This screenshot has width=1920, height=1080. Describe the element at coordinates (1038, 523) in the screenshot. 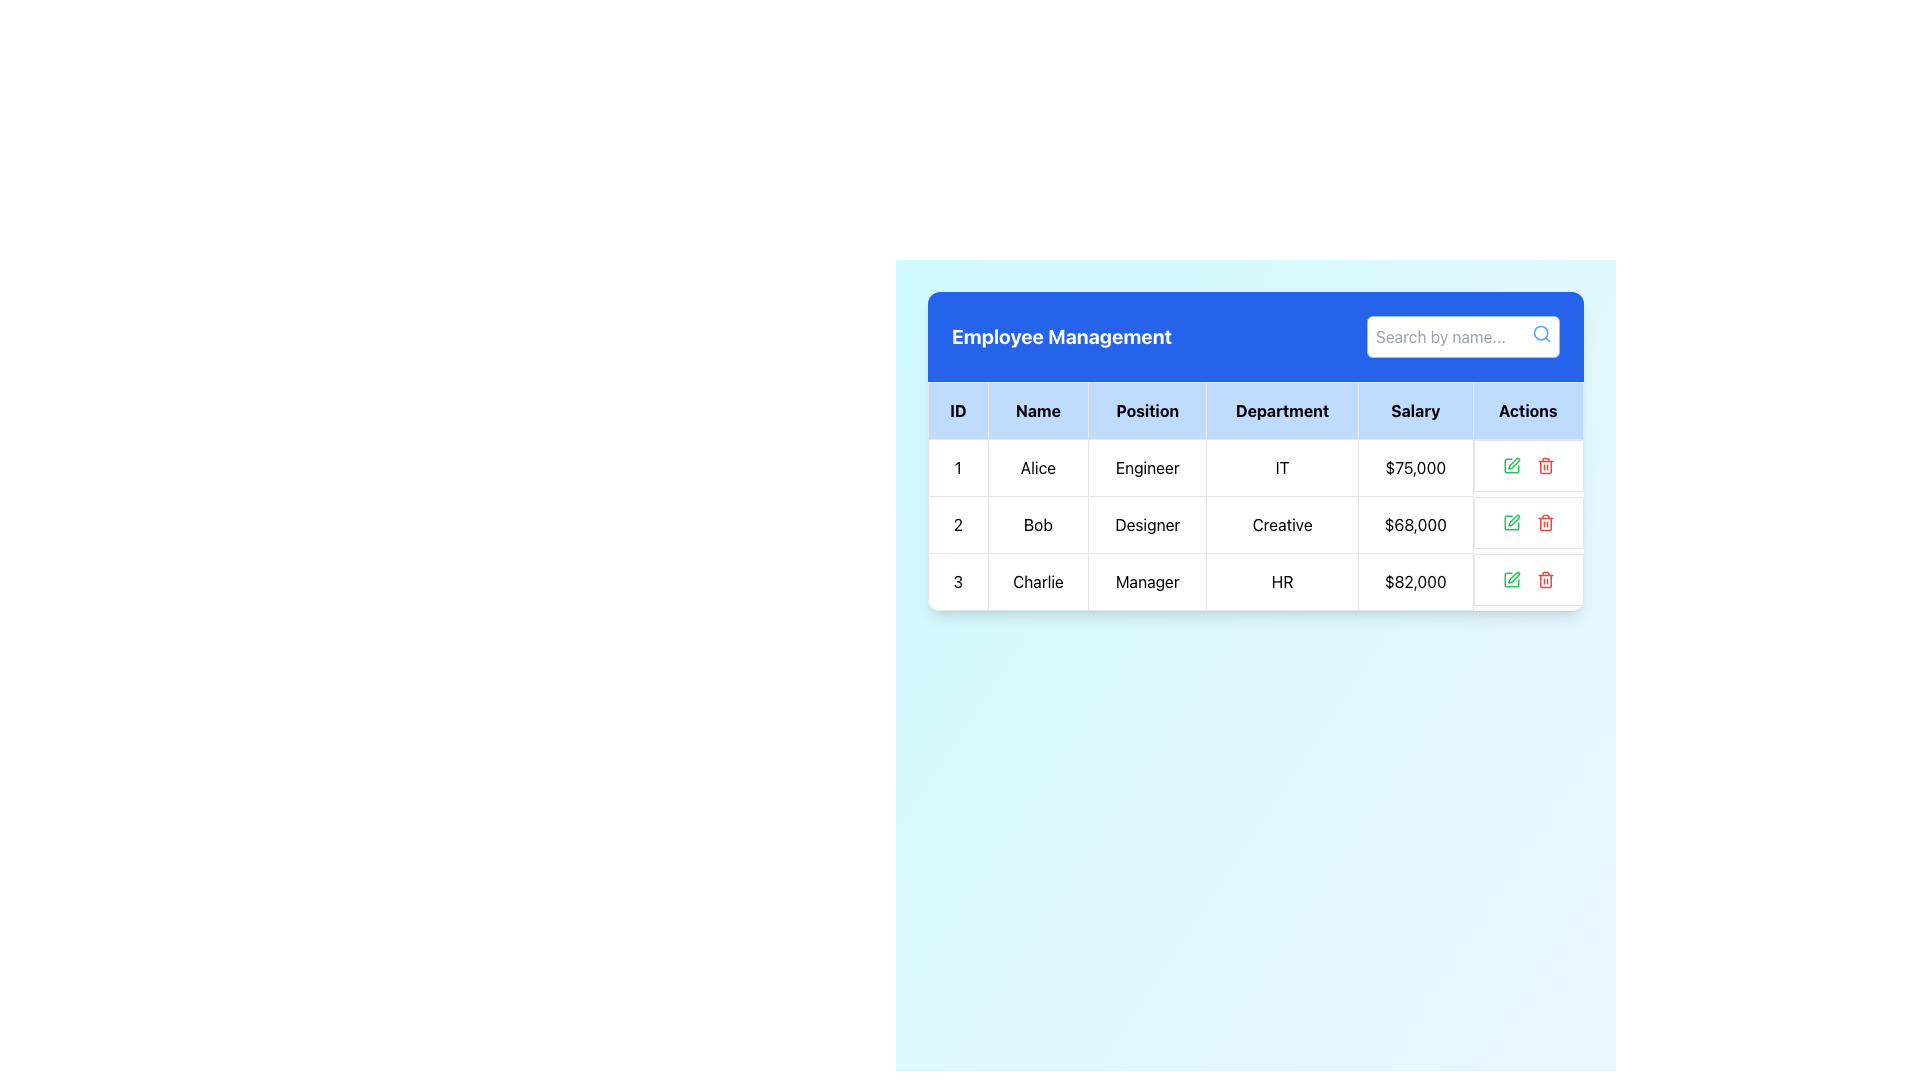

I see `the text label displaying the name 'Bob' in the second row of the table, which is located under the 'Name' column` at that location.